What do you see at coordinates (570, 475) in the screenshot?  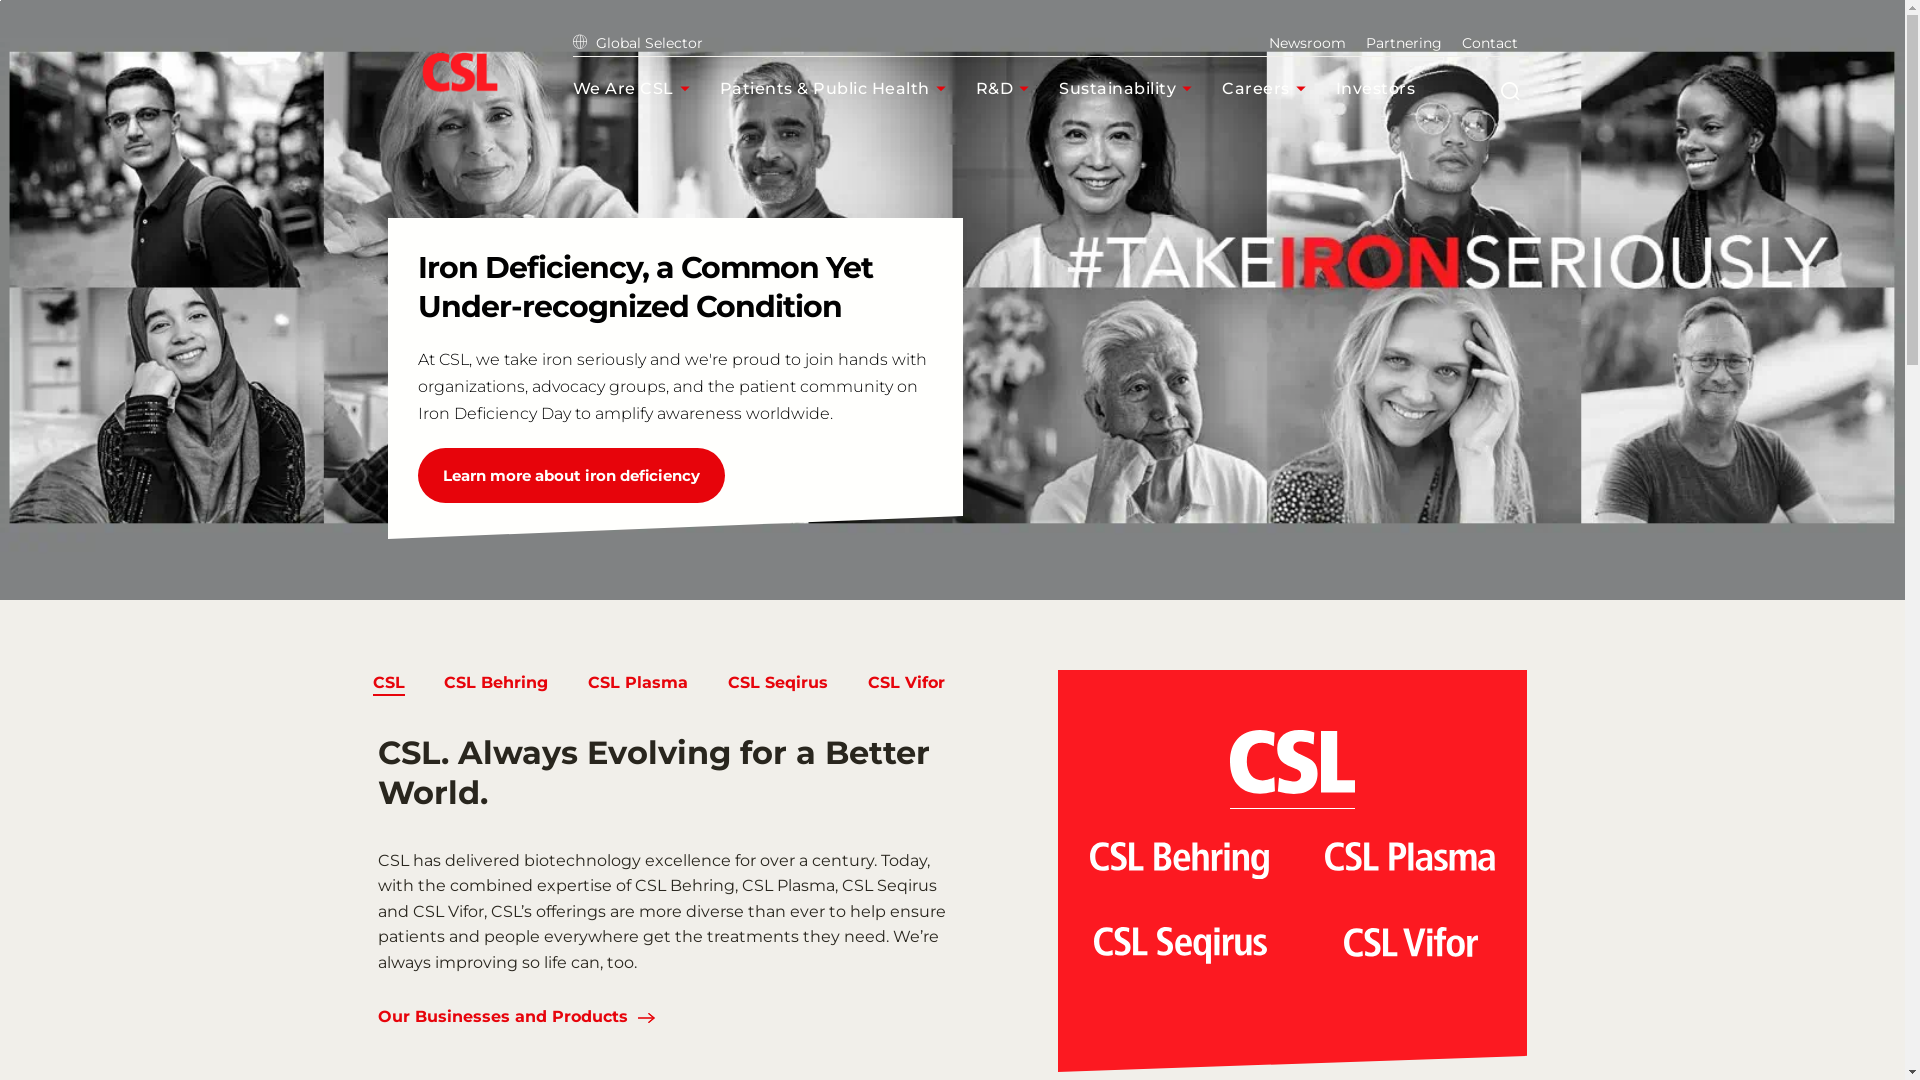 I see `'Learn more about iron deficiency'` at bounding box center [570, 475].